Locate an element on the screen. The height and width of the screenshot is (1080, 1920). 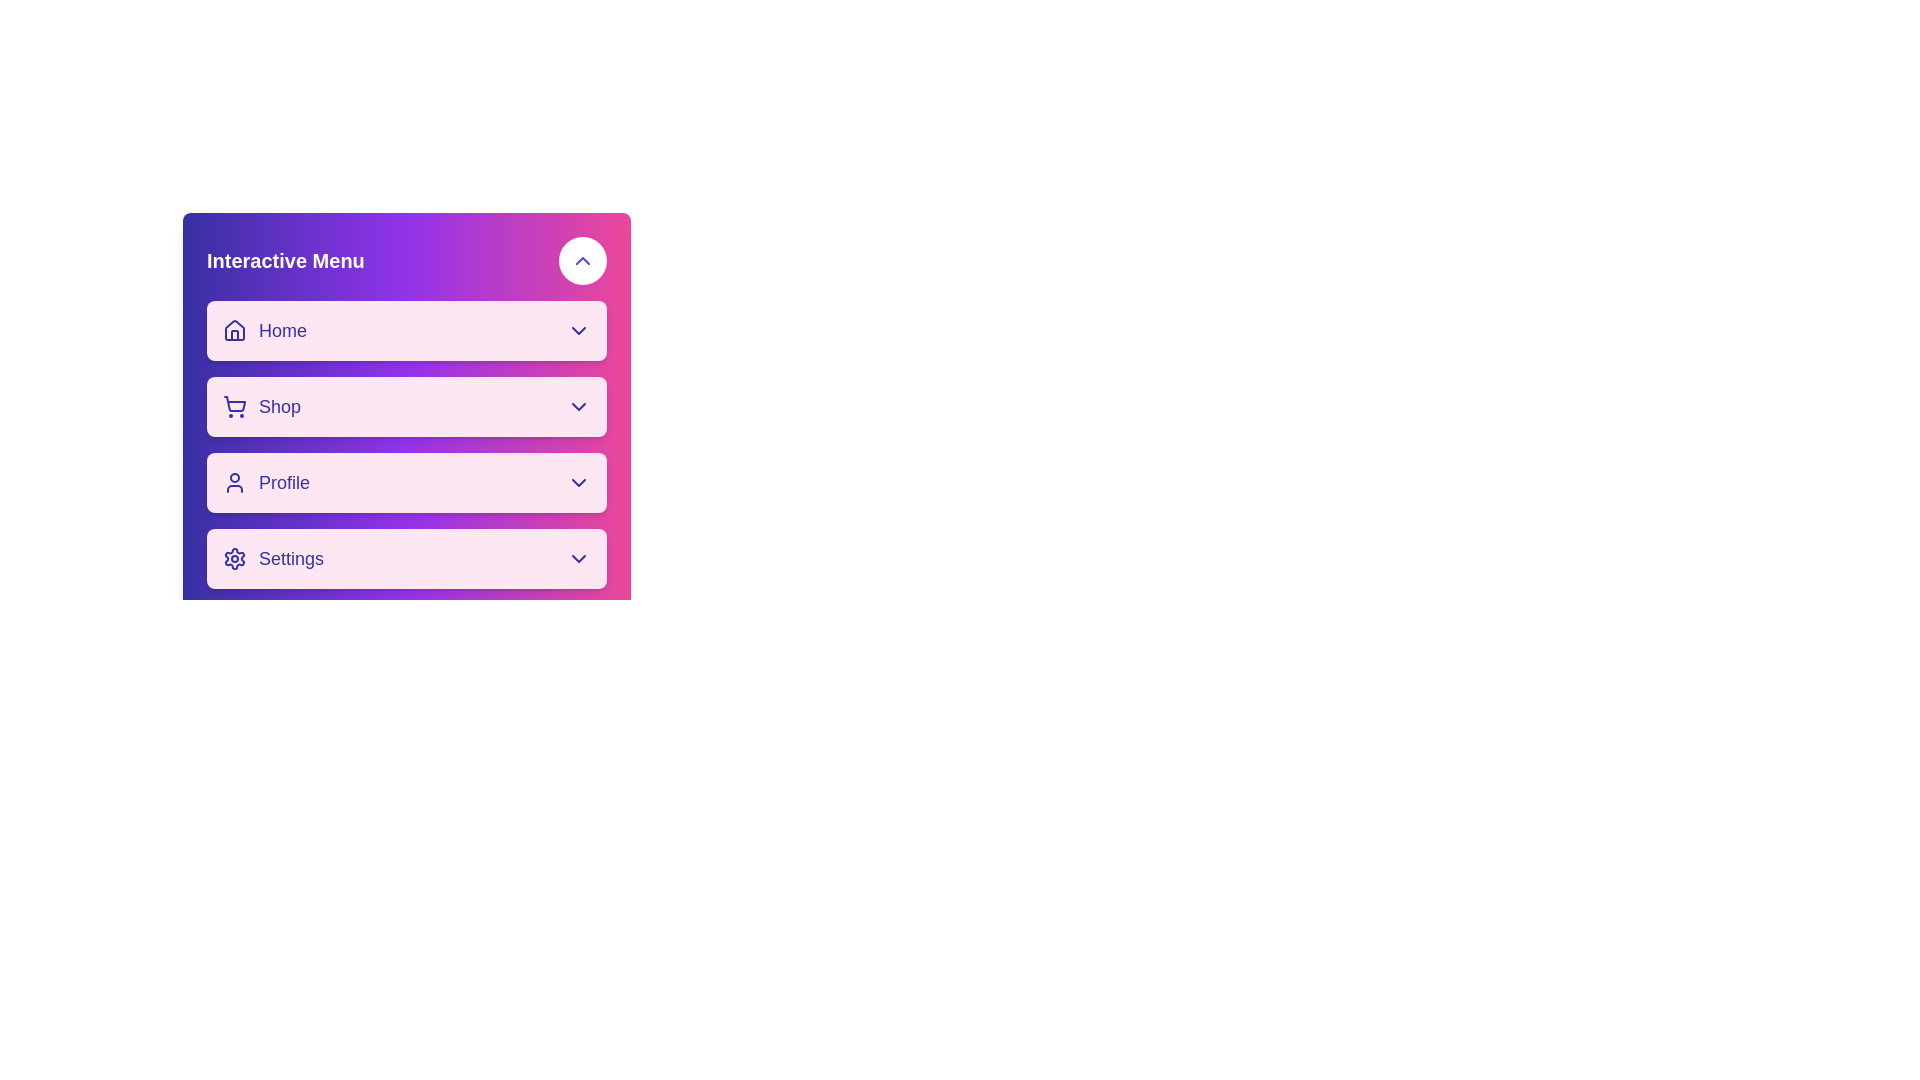
the 'Home' button is located at coordinates (406, 330).